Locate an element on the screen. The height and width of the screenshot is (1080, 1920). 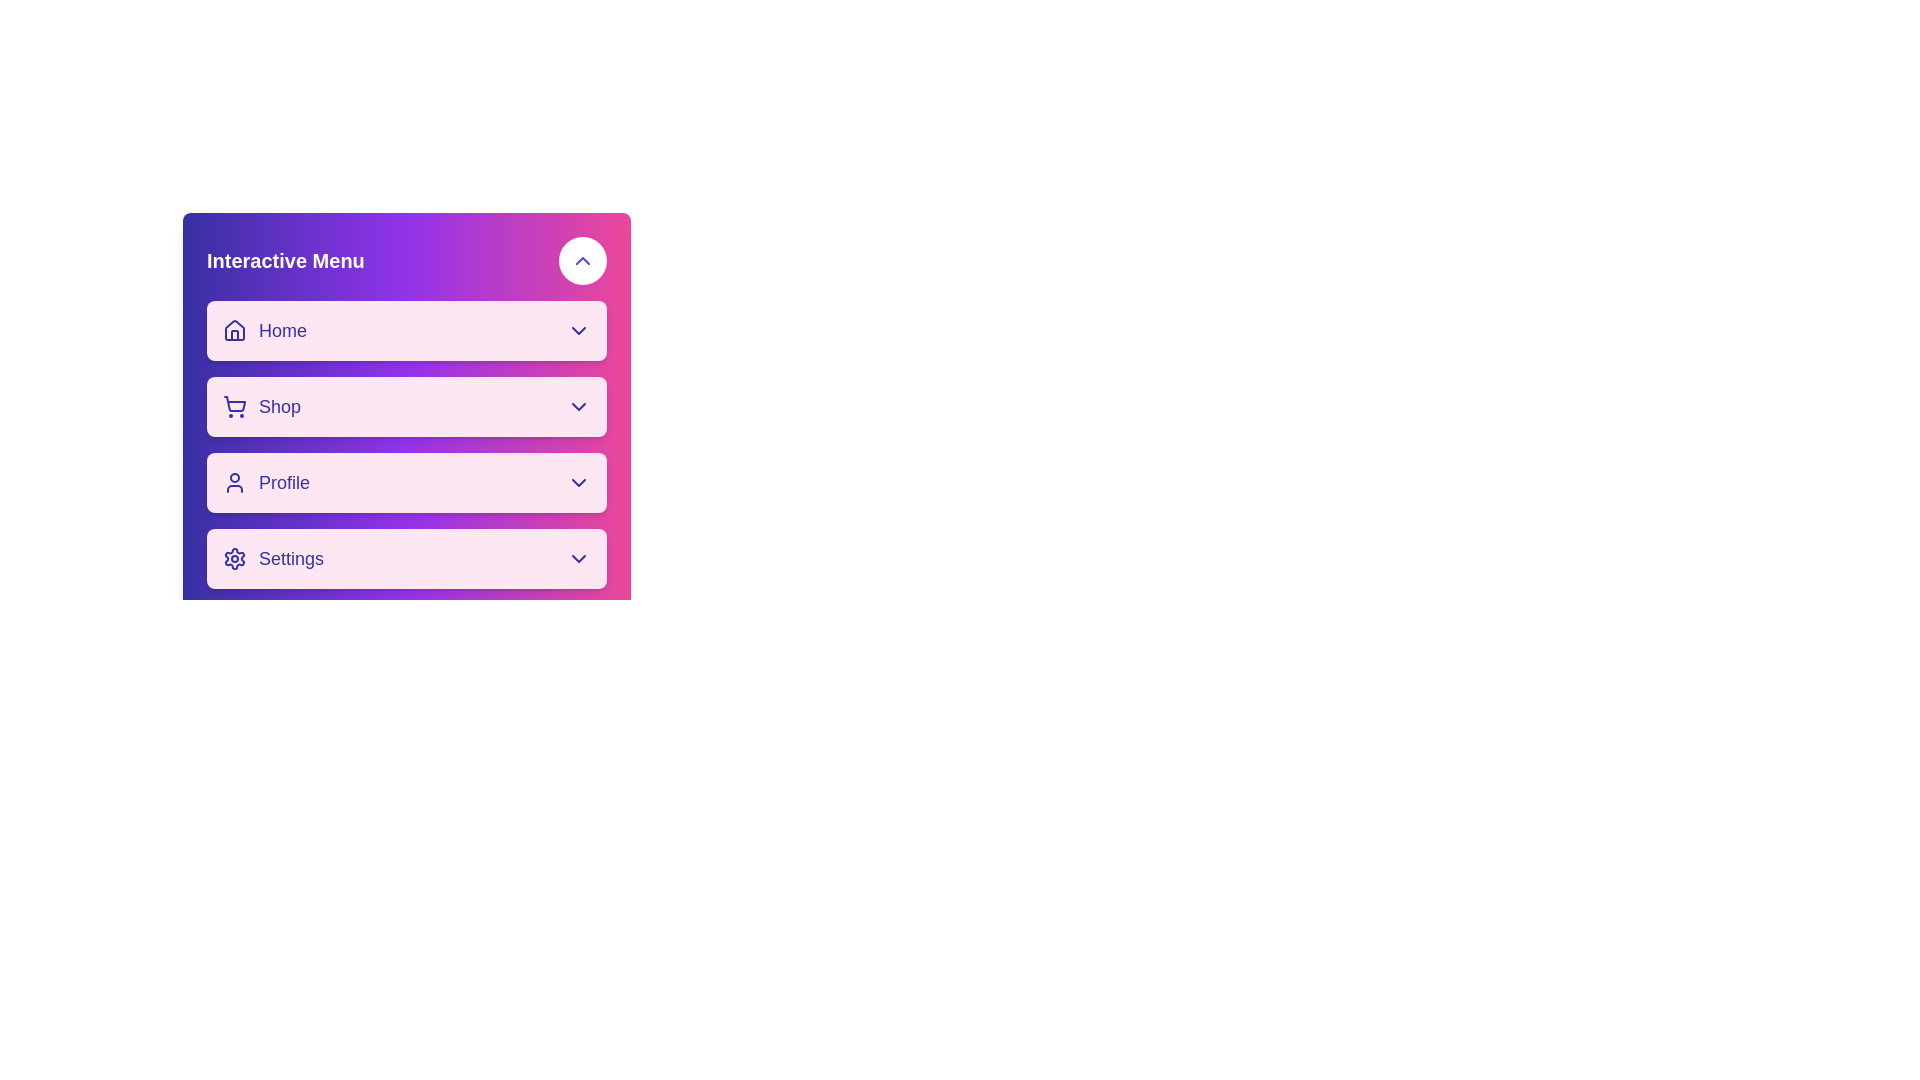
the 'Home' button is located at coordinates (406, 330).